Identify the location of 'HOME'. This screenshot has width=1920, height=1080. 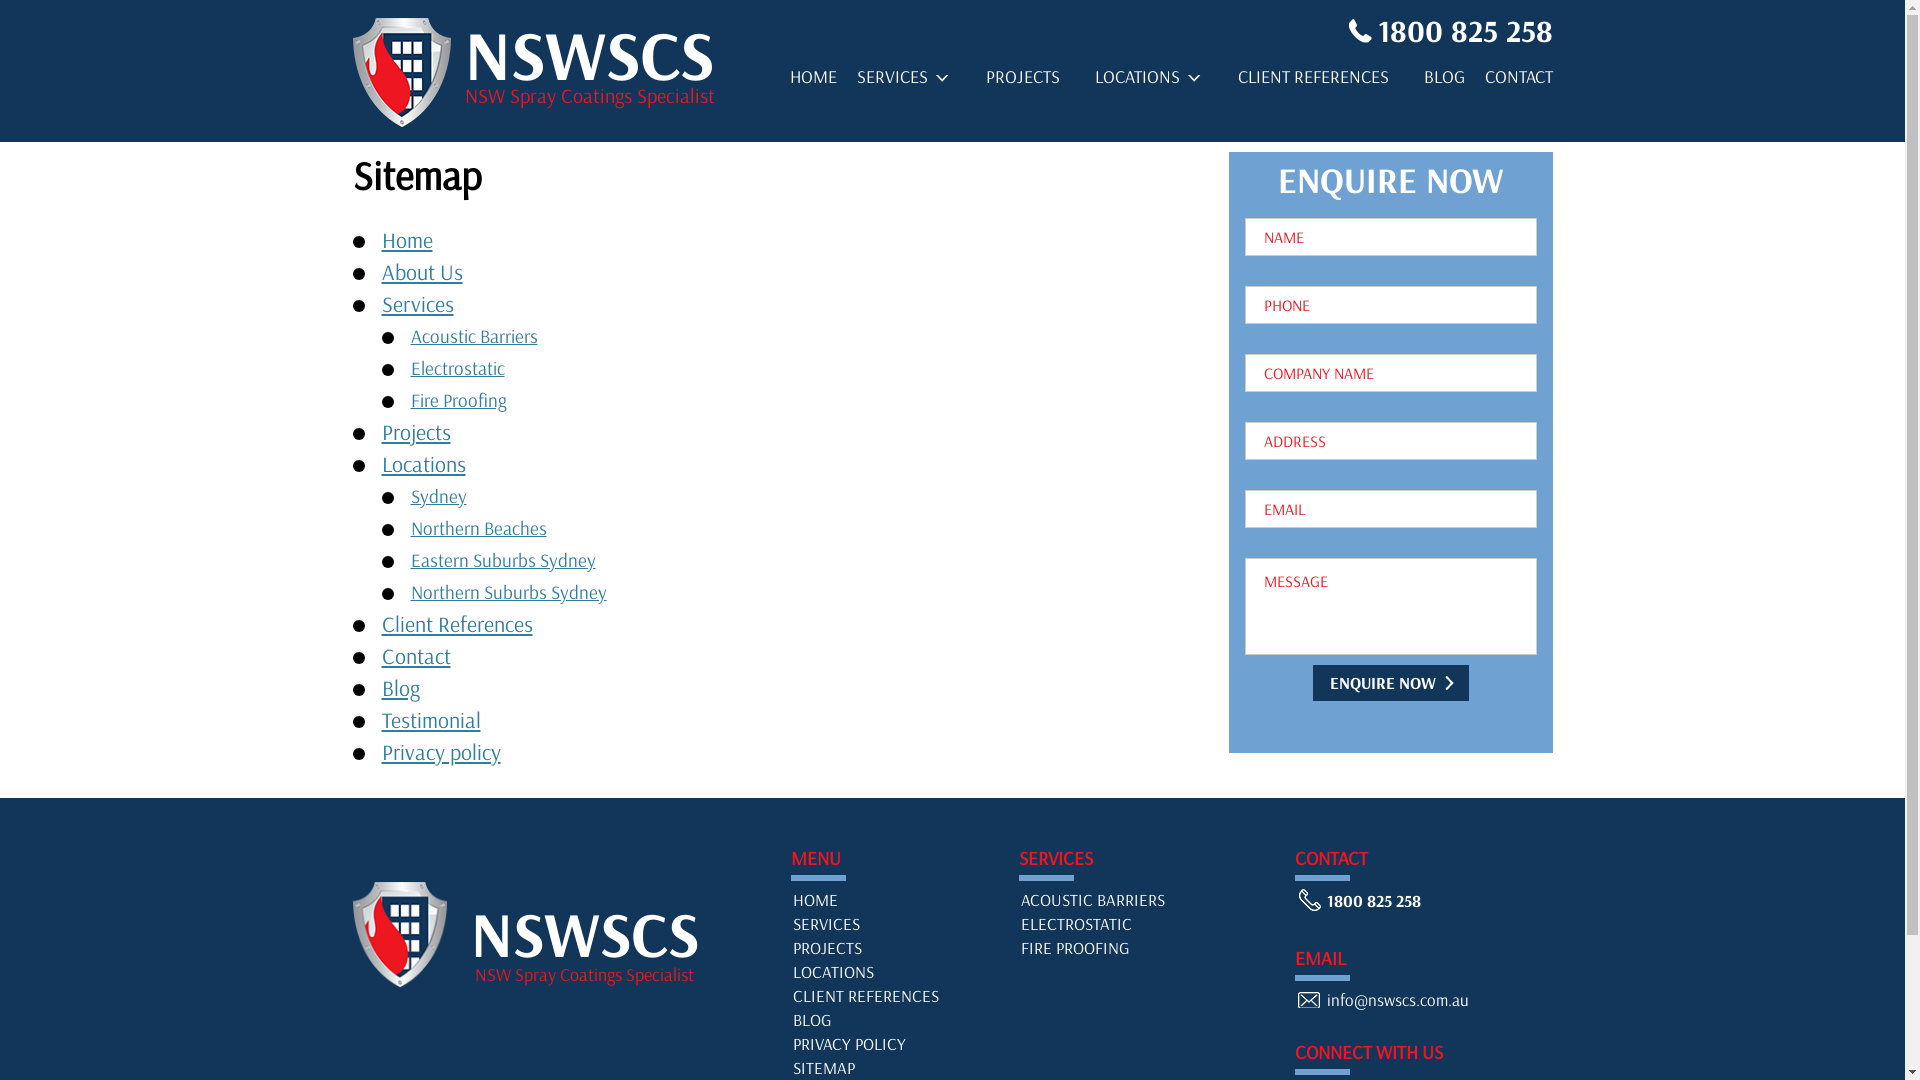
(814, 898).